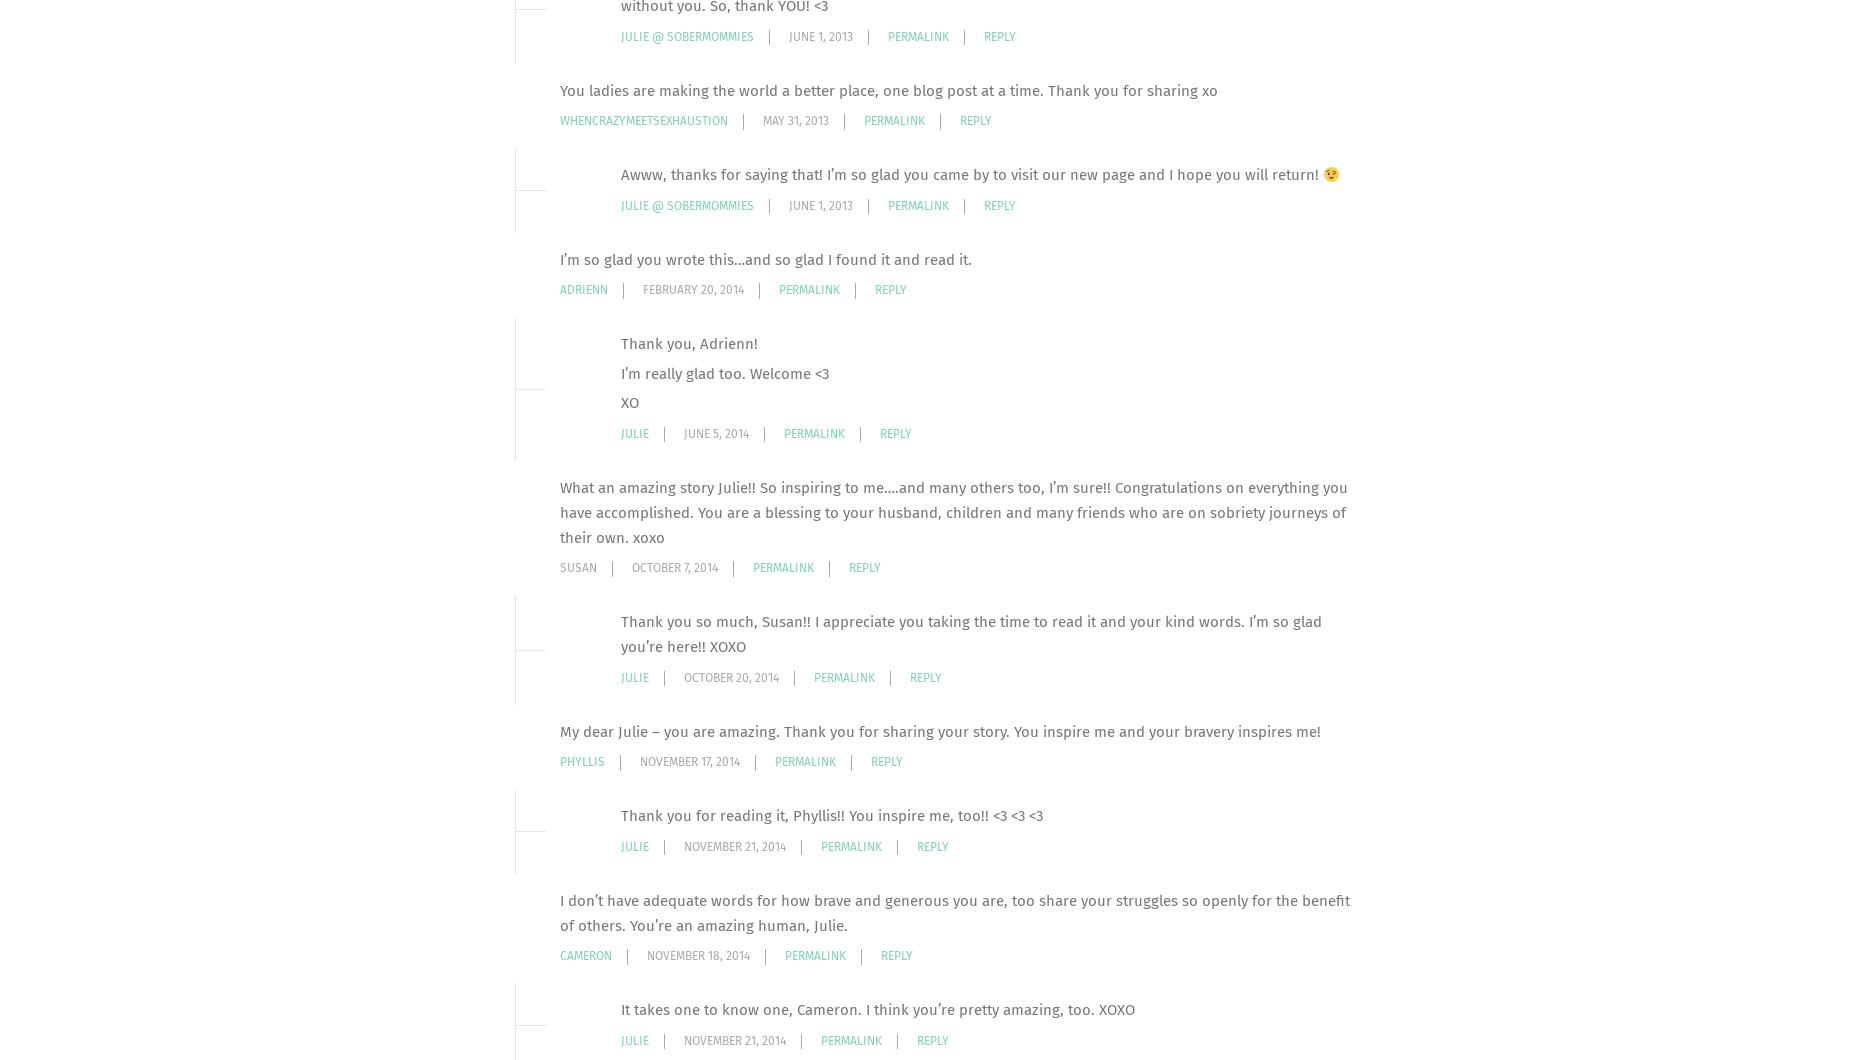 The width and height of the screenshot is (1850, 1060). Describe the element at coordinates (582, 761) in the screenshot. I see `'Phyllis'` at that location.